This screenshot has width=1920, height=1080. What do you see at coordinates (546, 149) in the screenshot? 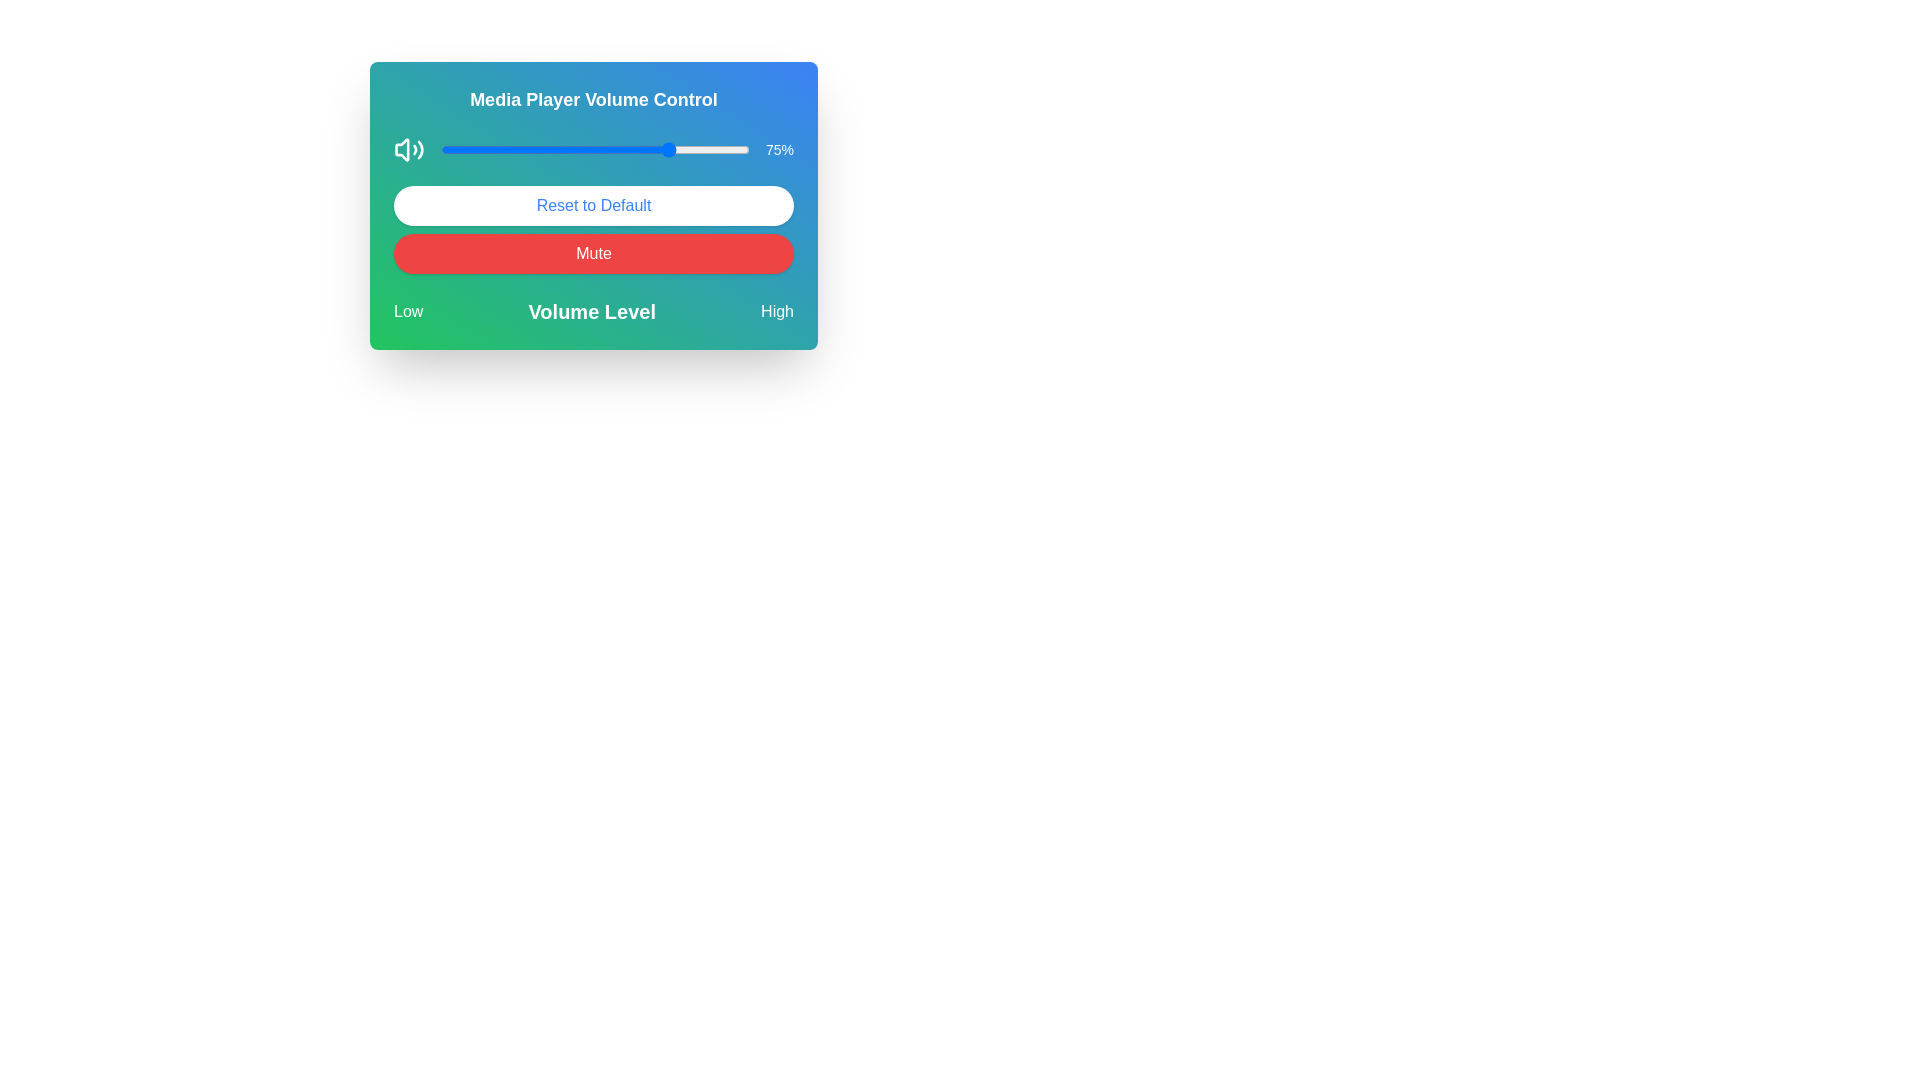
I see `the volume` at bounding box center [546, 149].